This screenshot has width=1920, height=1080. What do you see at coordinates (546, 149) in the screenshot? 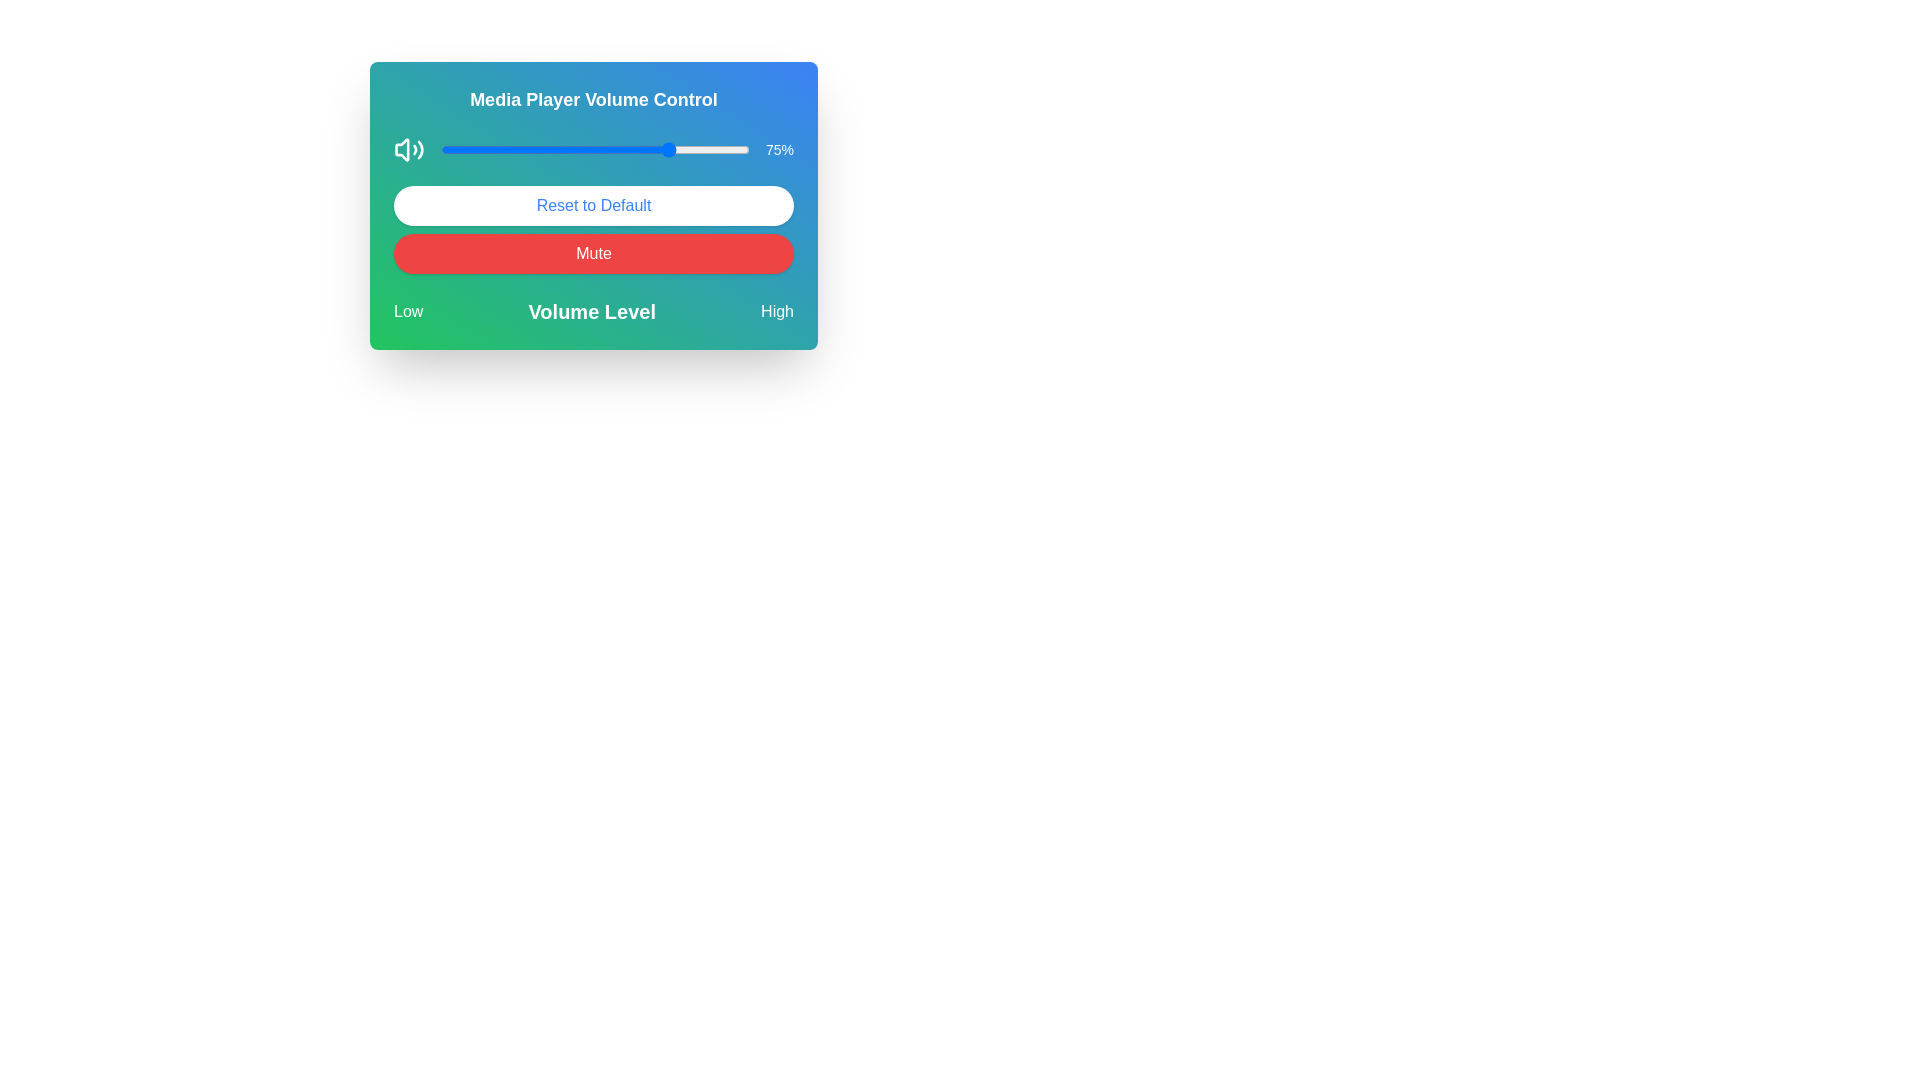
I see `the volume` at bounding box center [546, 149].